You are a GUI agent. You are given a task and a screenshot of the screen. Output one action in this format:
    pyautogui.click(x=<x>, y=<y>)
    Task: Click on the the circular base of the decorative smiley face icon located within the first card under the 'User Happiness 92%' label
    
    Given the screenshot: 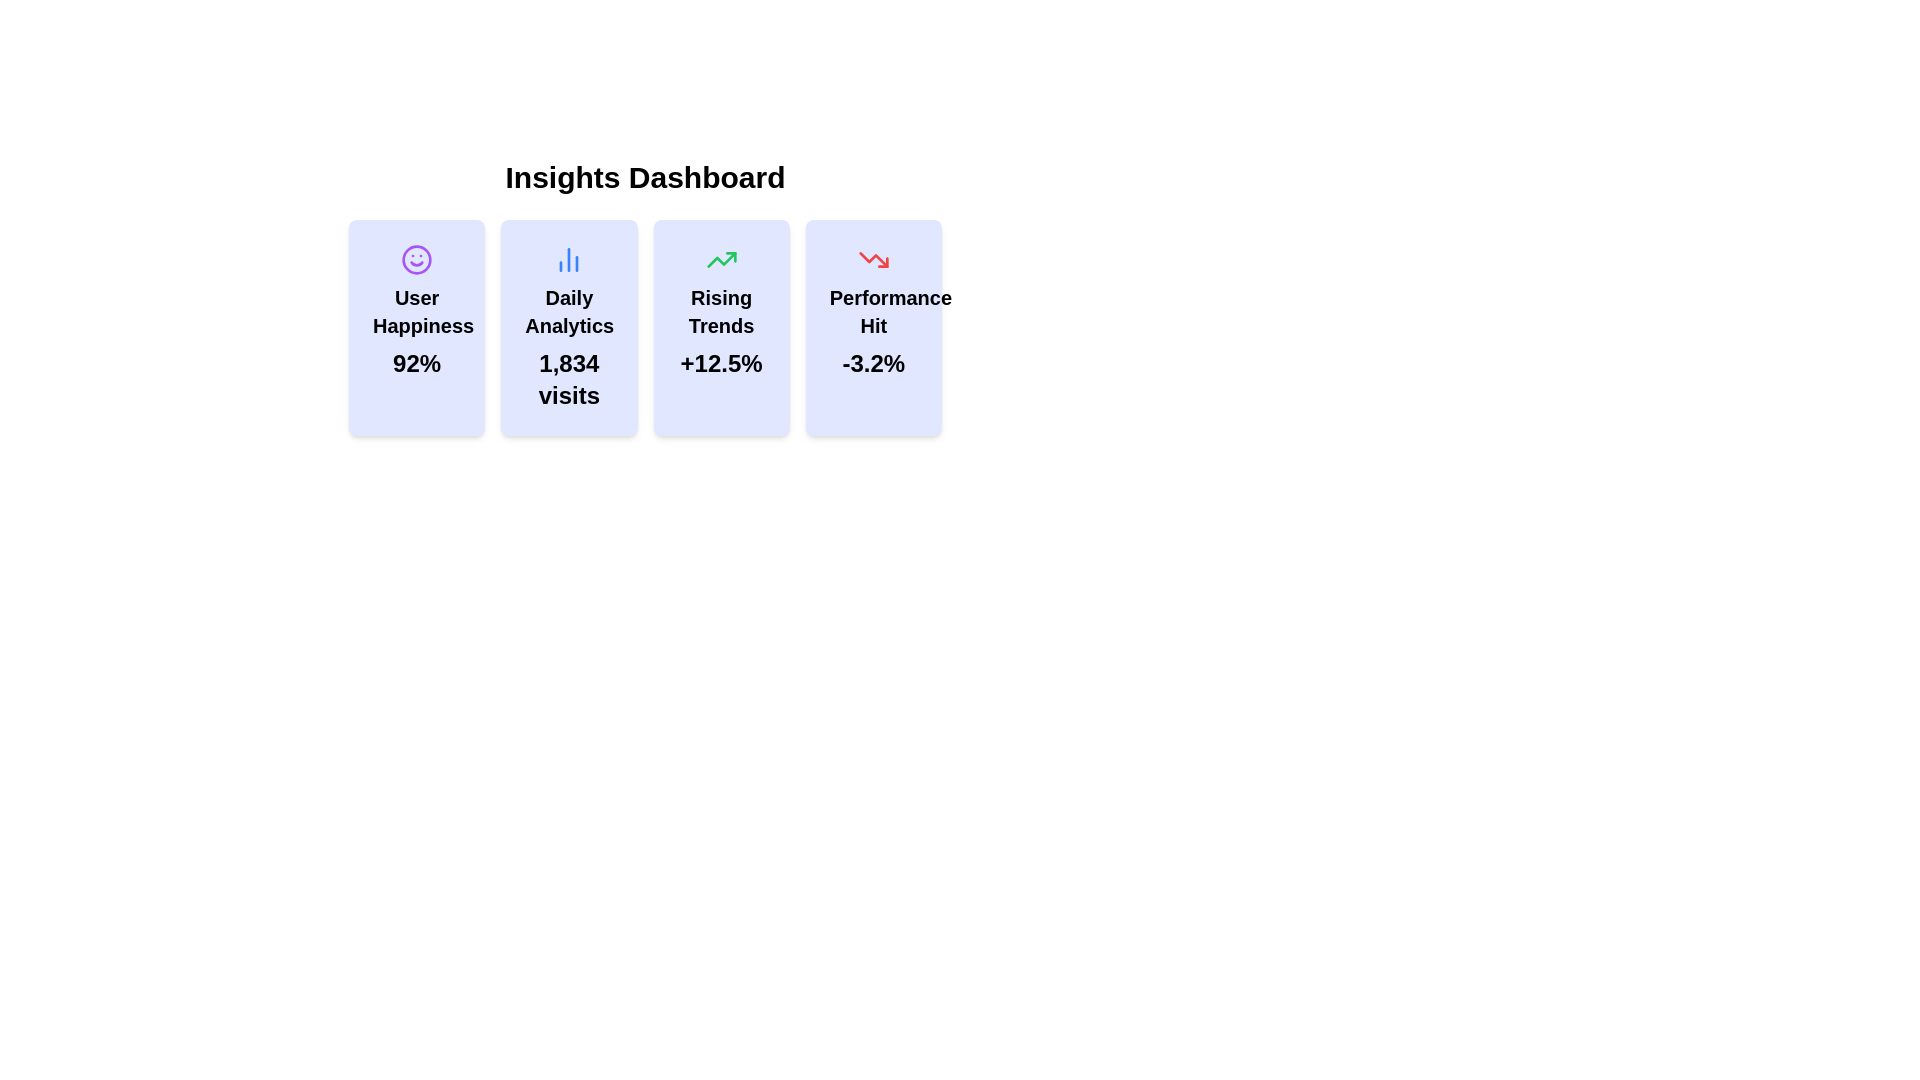 What is the action you would take?
    pyautogui.click(x=416, y=258)
    